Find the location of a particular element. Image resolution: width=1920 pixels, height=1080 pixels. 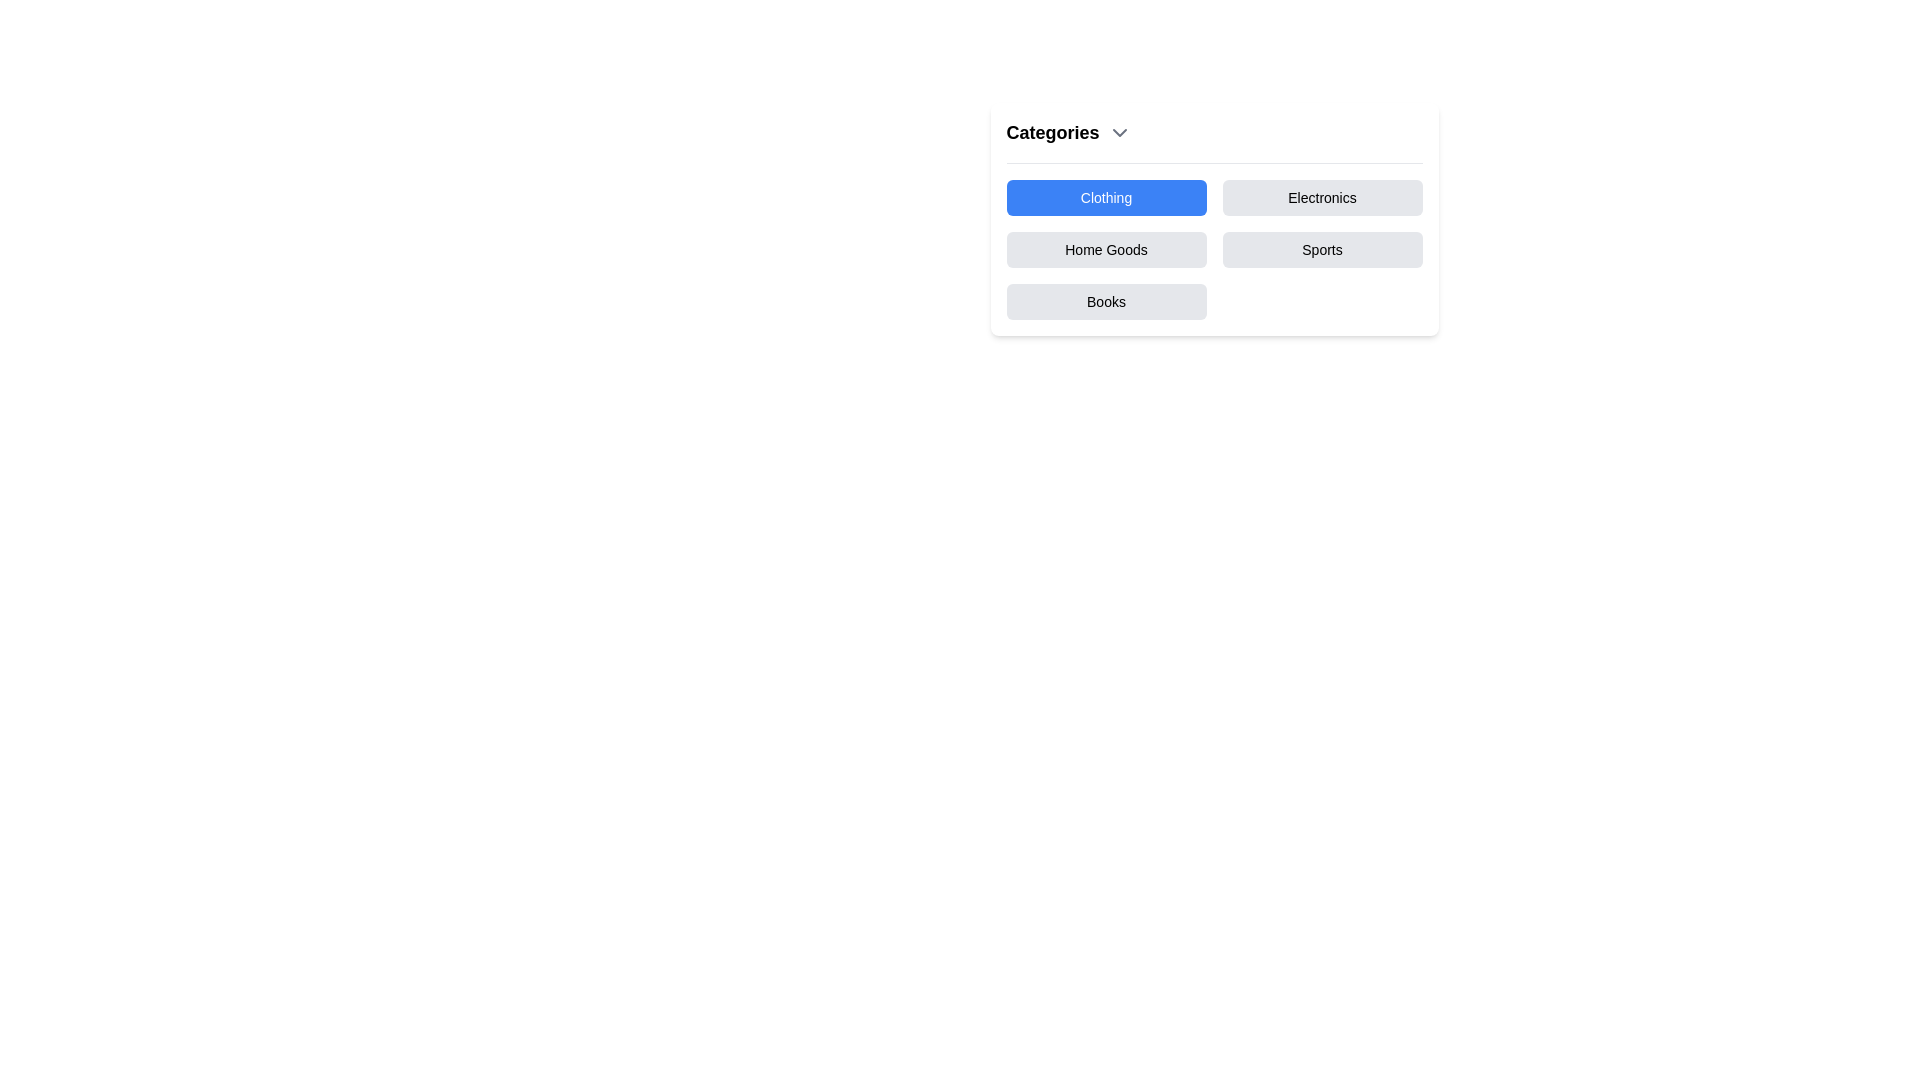

the 'Clothing' button located in the top-left corner of the 'Categories' section is located at coordinates (1105, 197).